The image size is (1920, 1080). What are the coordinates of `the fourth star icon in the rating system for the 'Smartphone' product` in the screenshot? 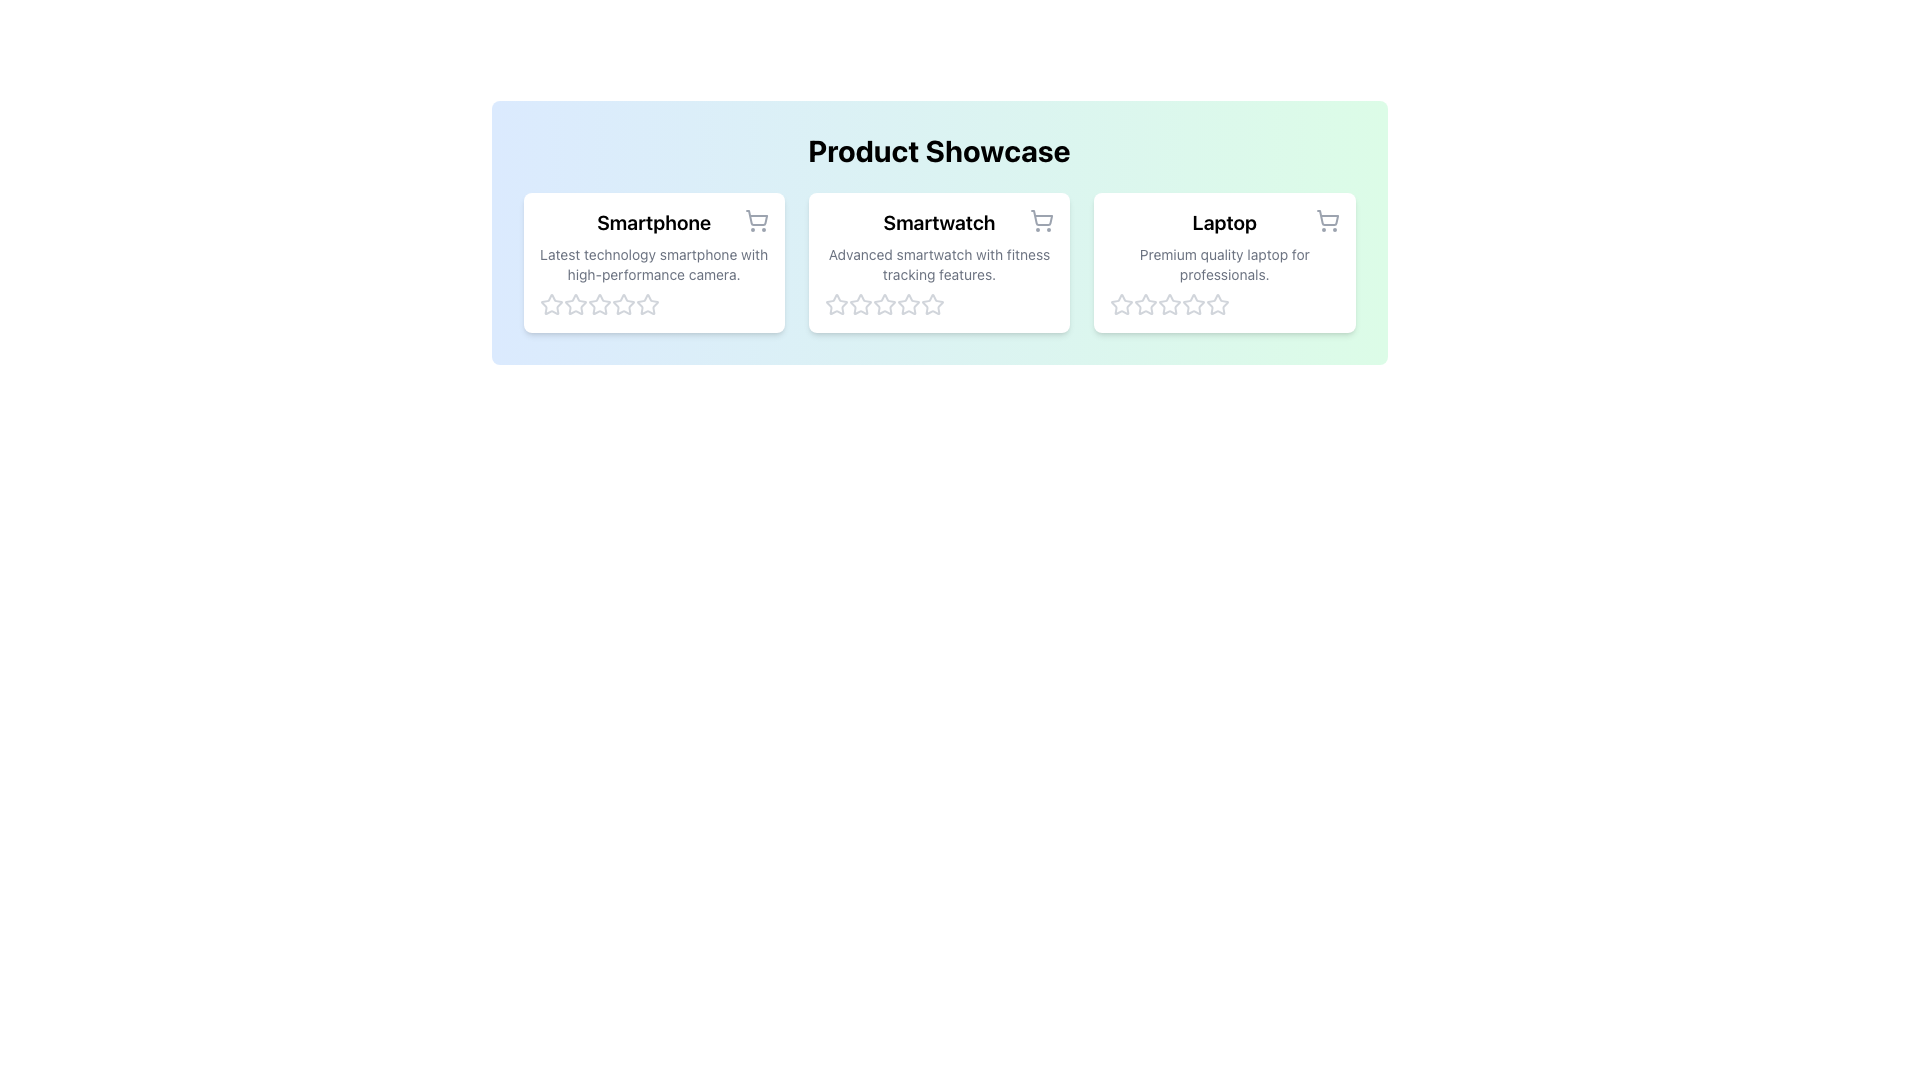 It's located at (622, 304).